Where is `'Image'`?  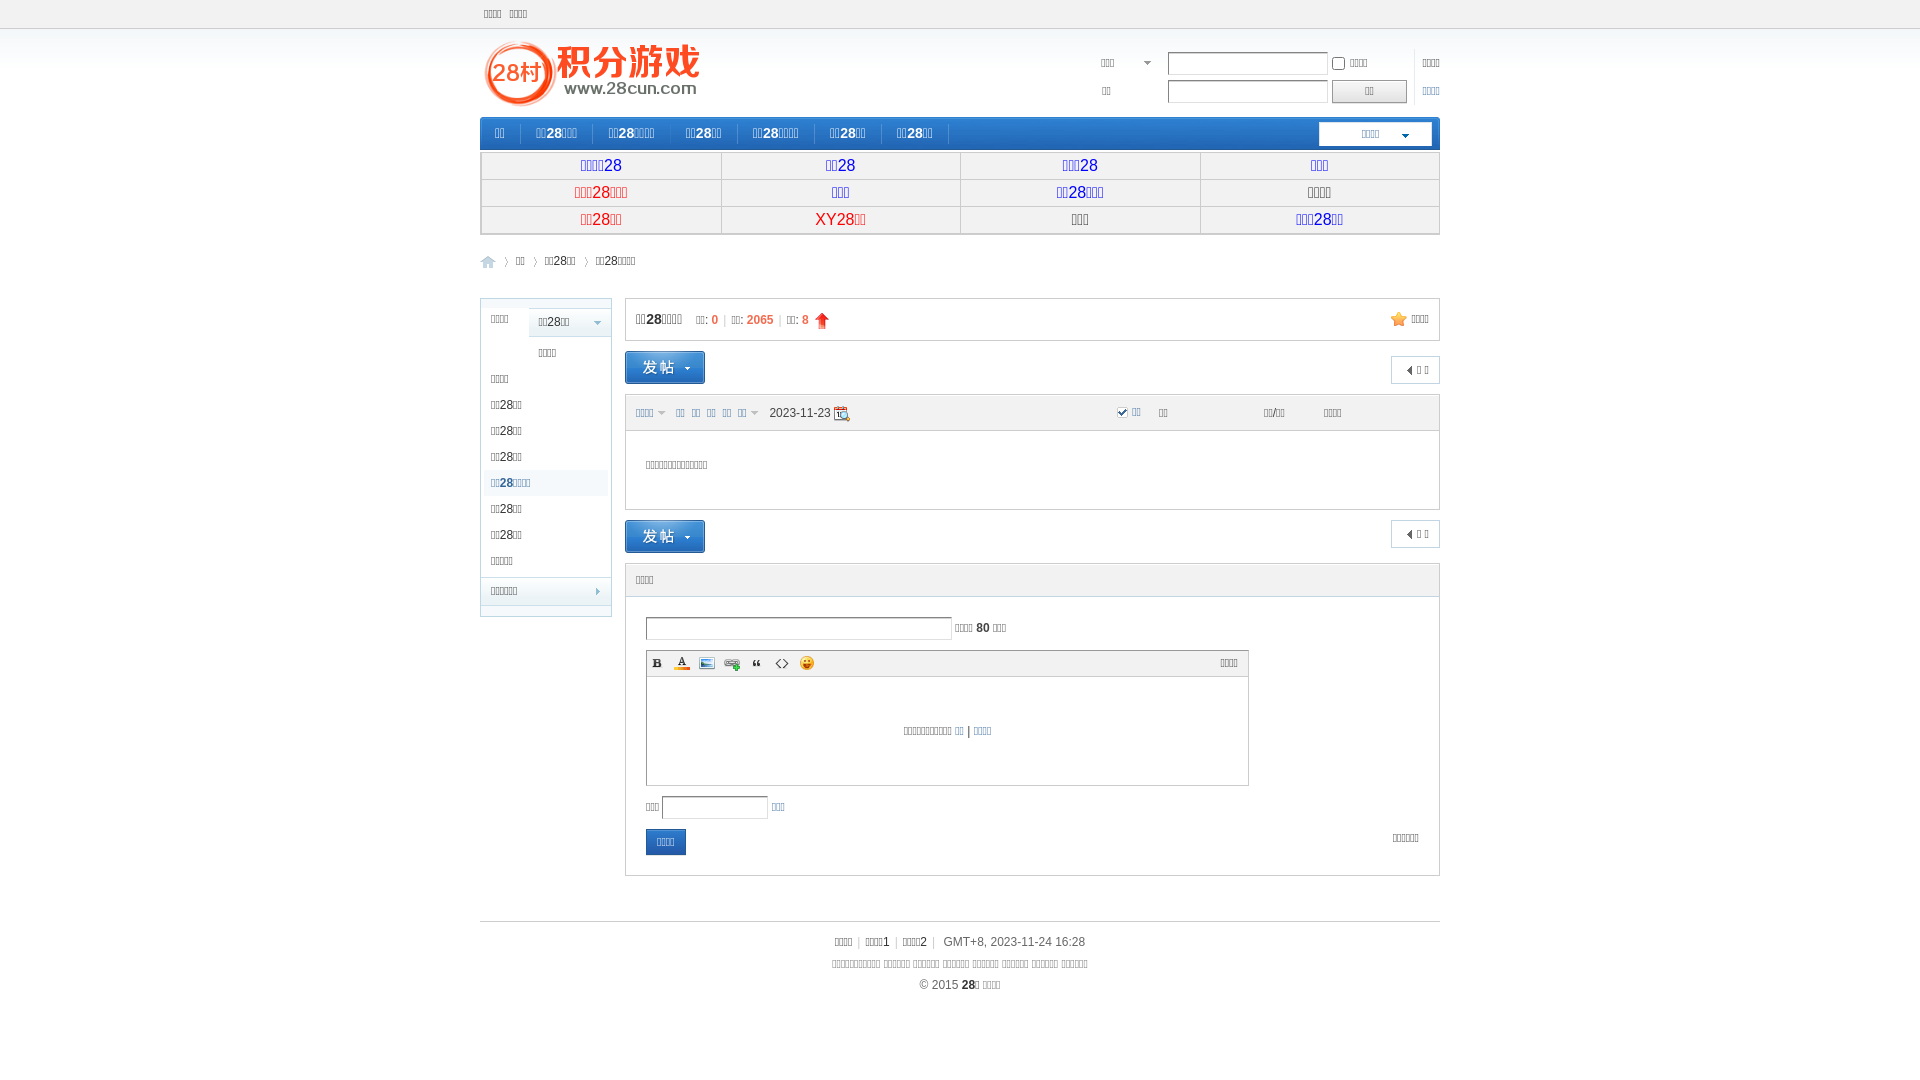 'Image' is located at coordinates (706, 663).